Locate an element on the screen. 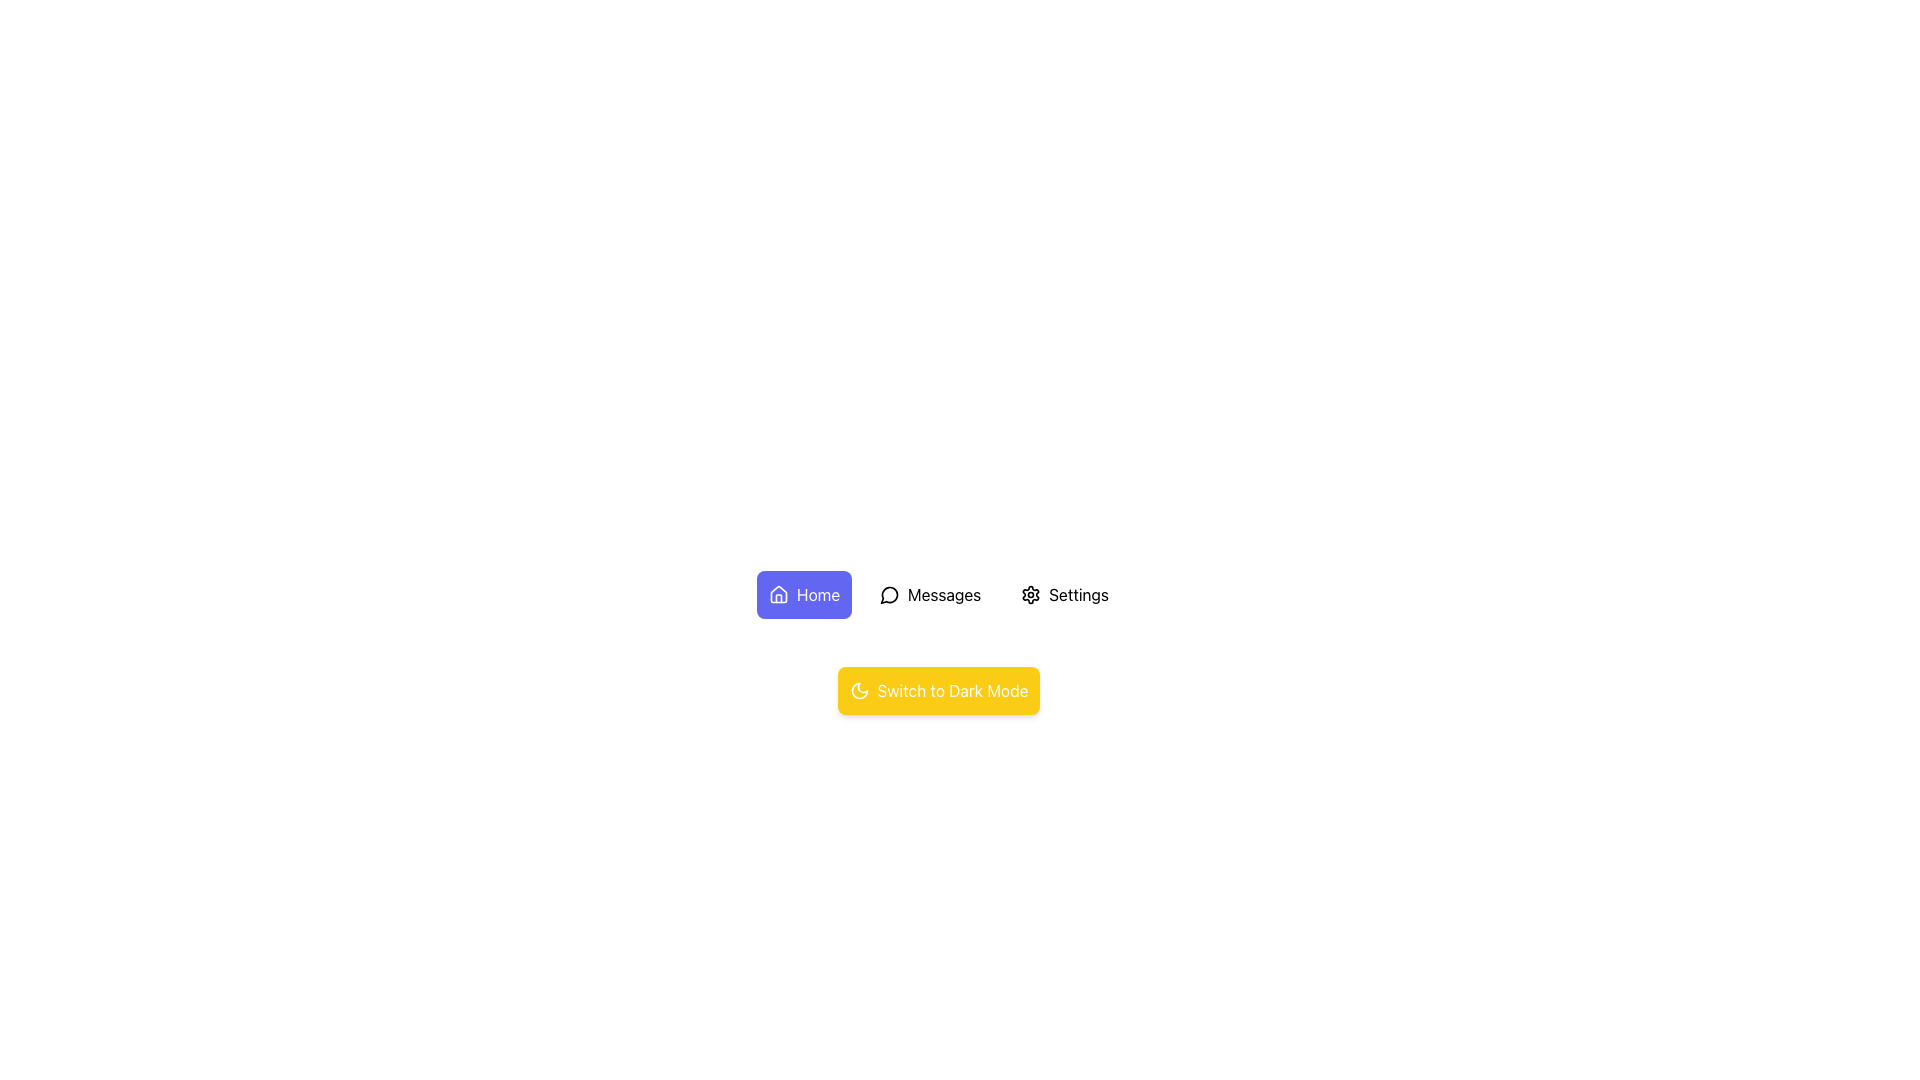 Image resolution: width=1920 pixels, height=1080 pixels. the chat bubble icon located under the 'Messages' label, which is the second icon from the left in the top-centered navigation segment is located at coordinates (888, 594).